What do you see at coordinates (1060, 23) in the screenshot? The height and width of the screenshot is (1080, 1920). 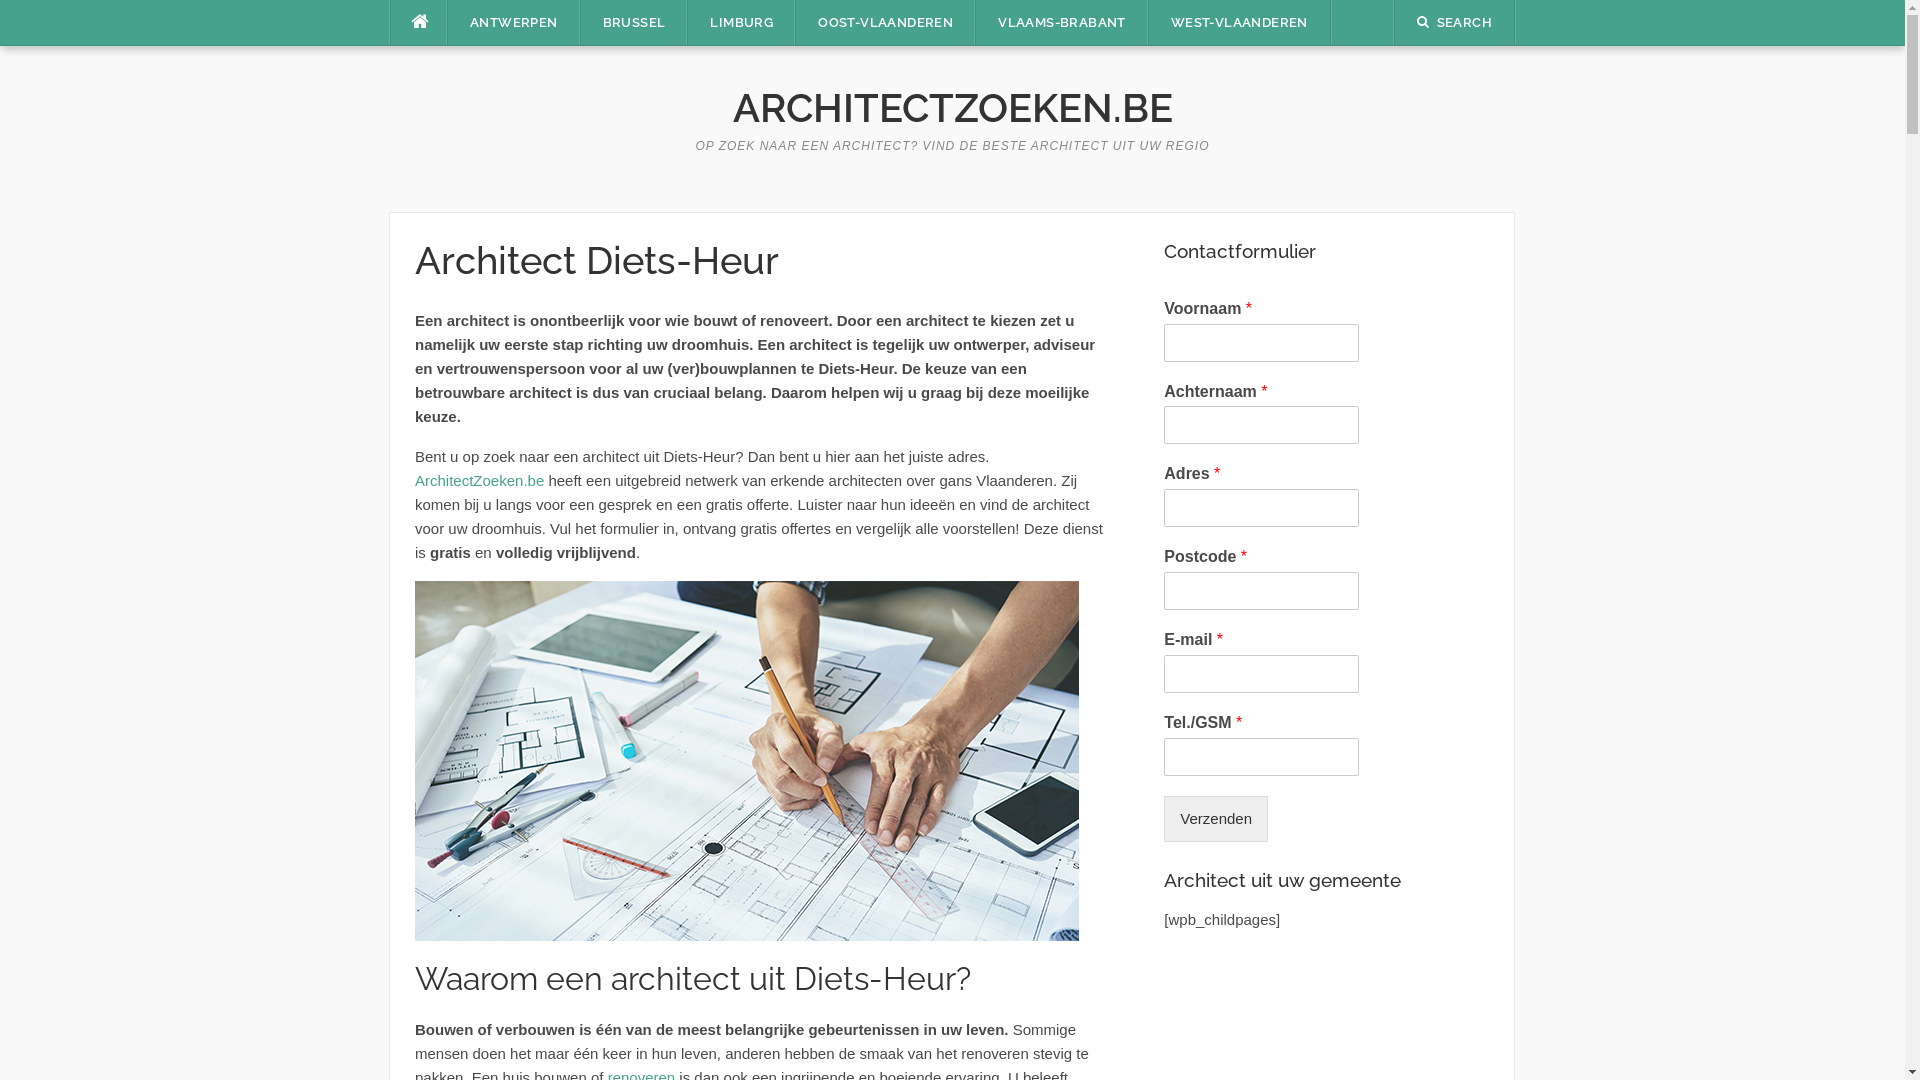 I see `'VLAAMS-BRABANT'` at bounding box center [1060, 23].